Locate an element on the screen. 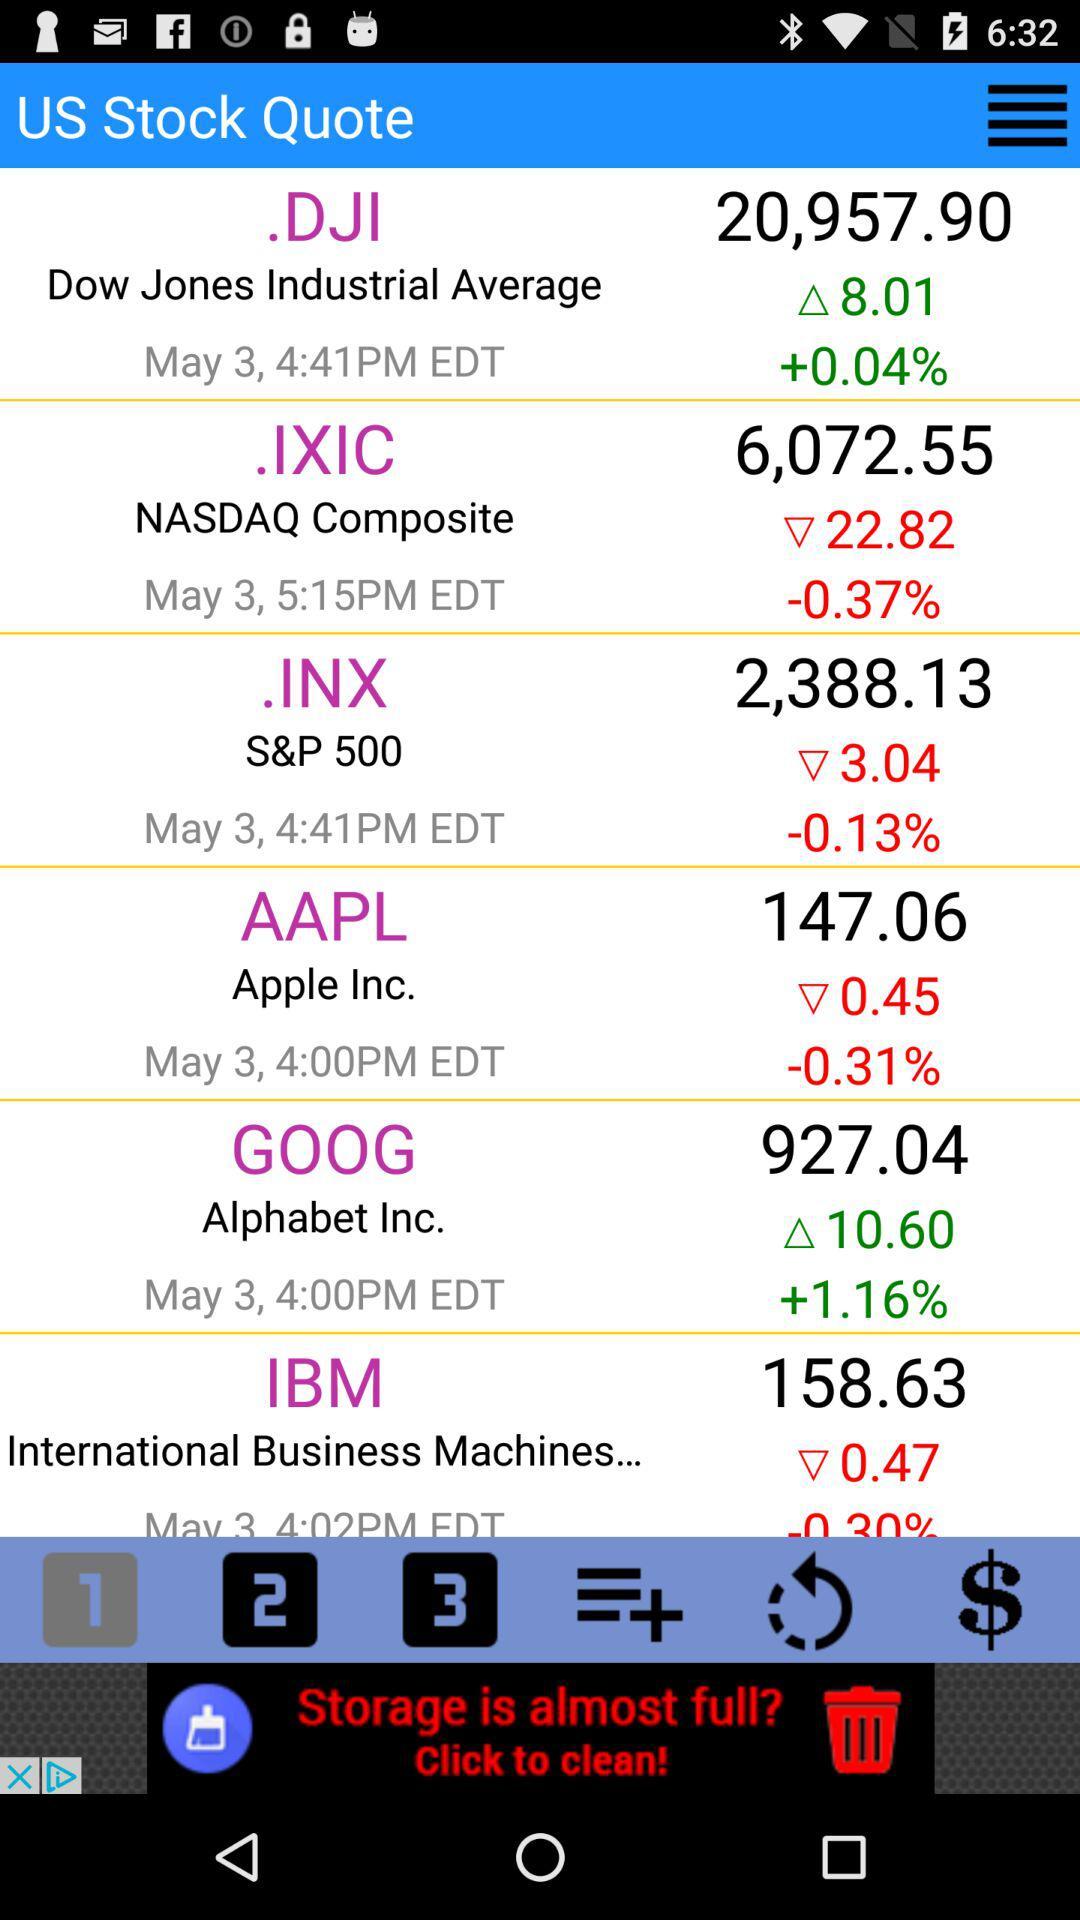 The width and height of the screenshot is (1080, 1920). type is located at coordinates (450, 1598).